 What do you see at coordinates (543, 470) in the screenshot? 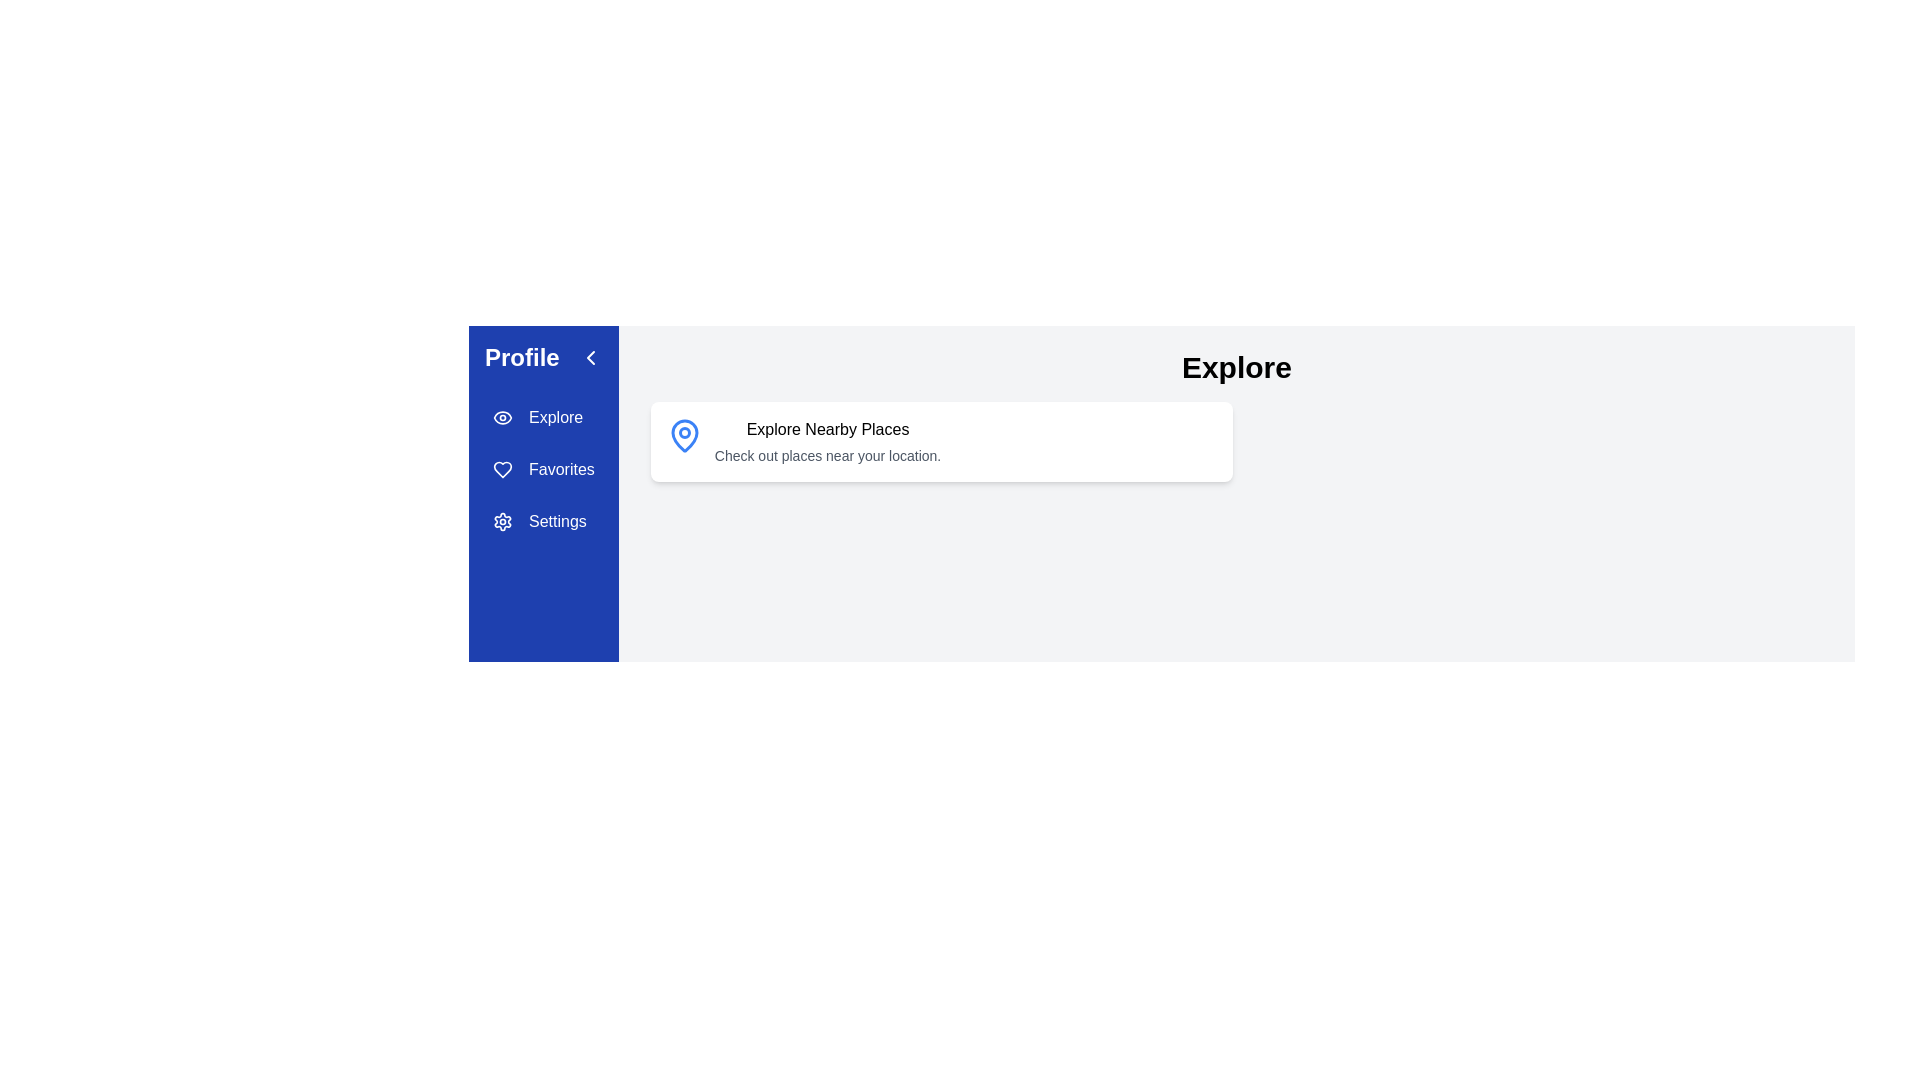
I see `the Favorites button located in the blue sidebar, which is the second item in the list between 'Explore' and 'Settings'` at bounding box center [543, 470].